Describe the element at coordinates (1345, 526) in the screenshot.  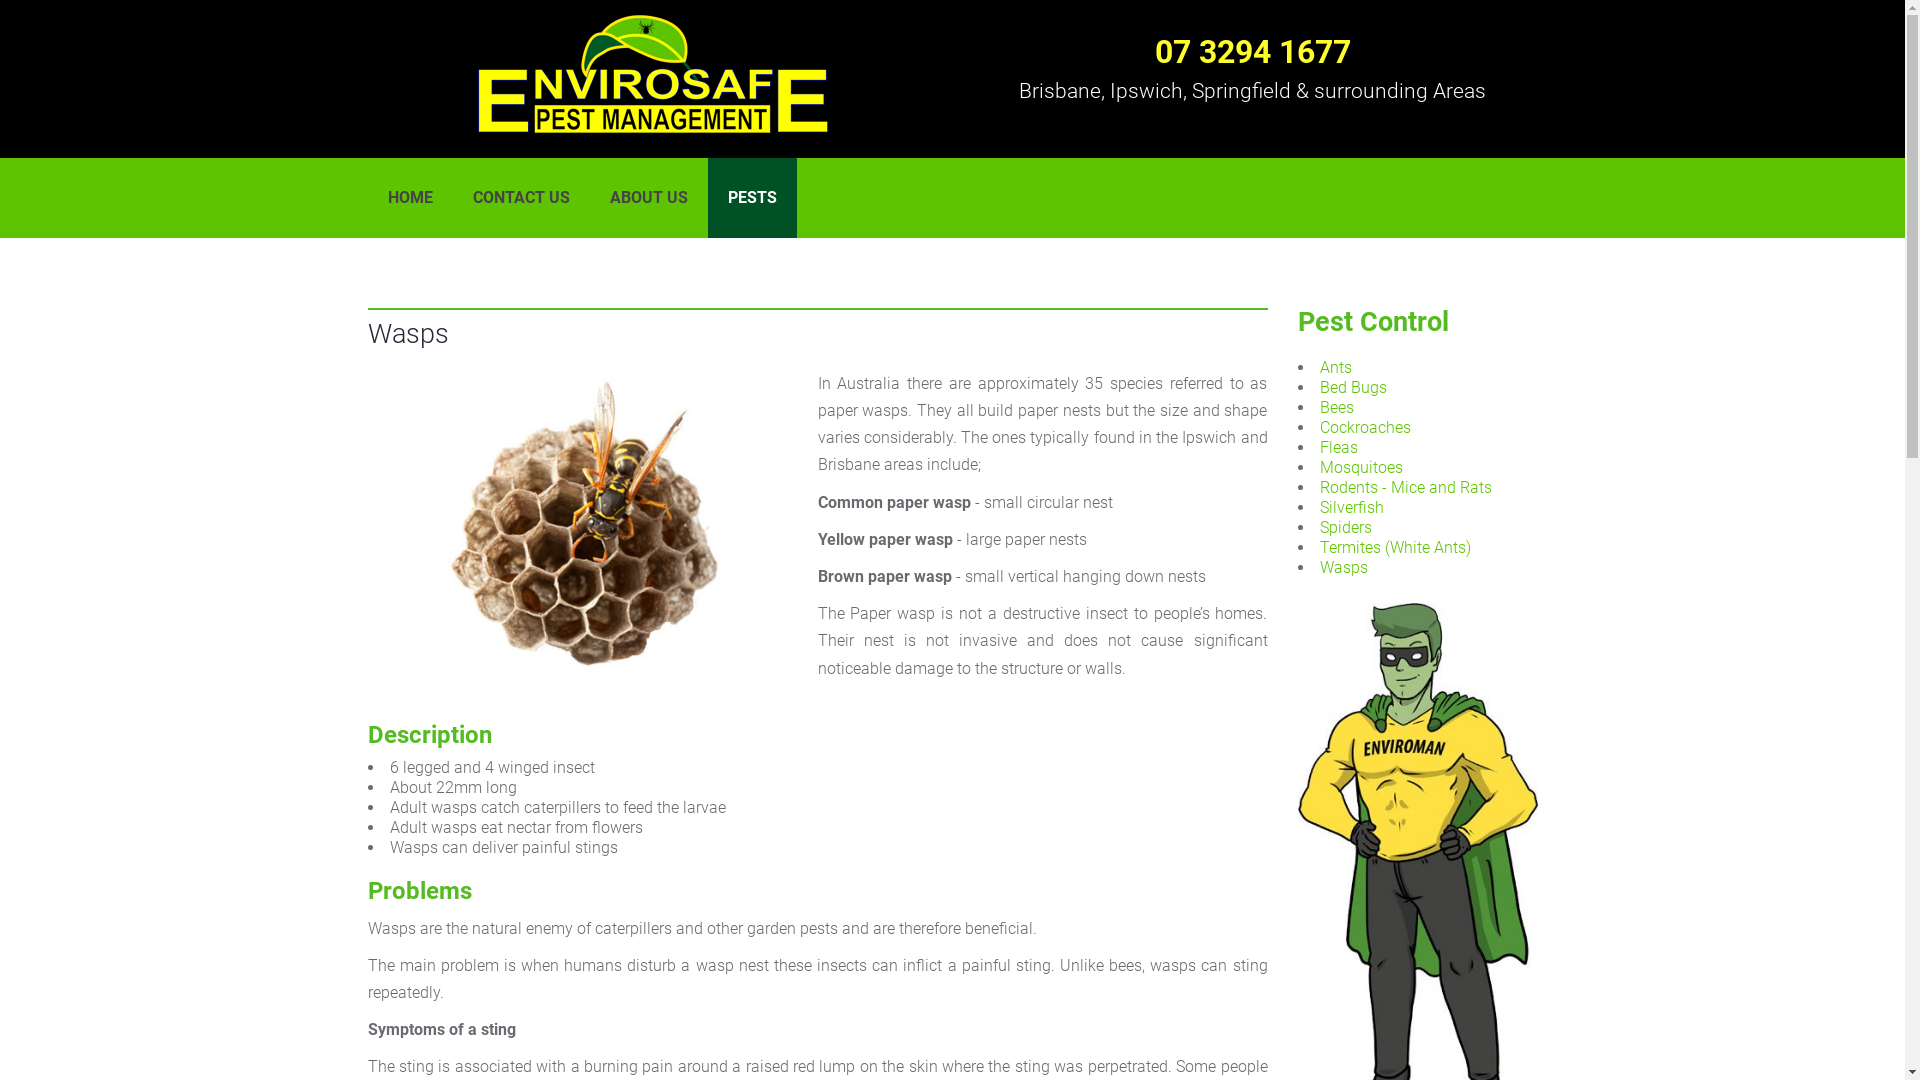
I see `'Spiders'` at that location.